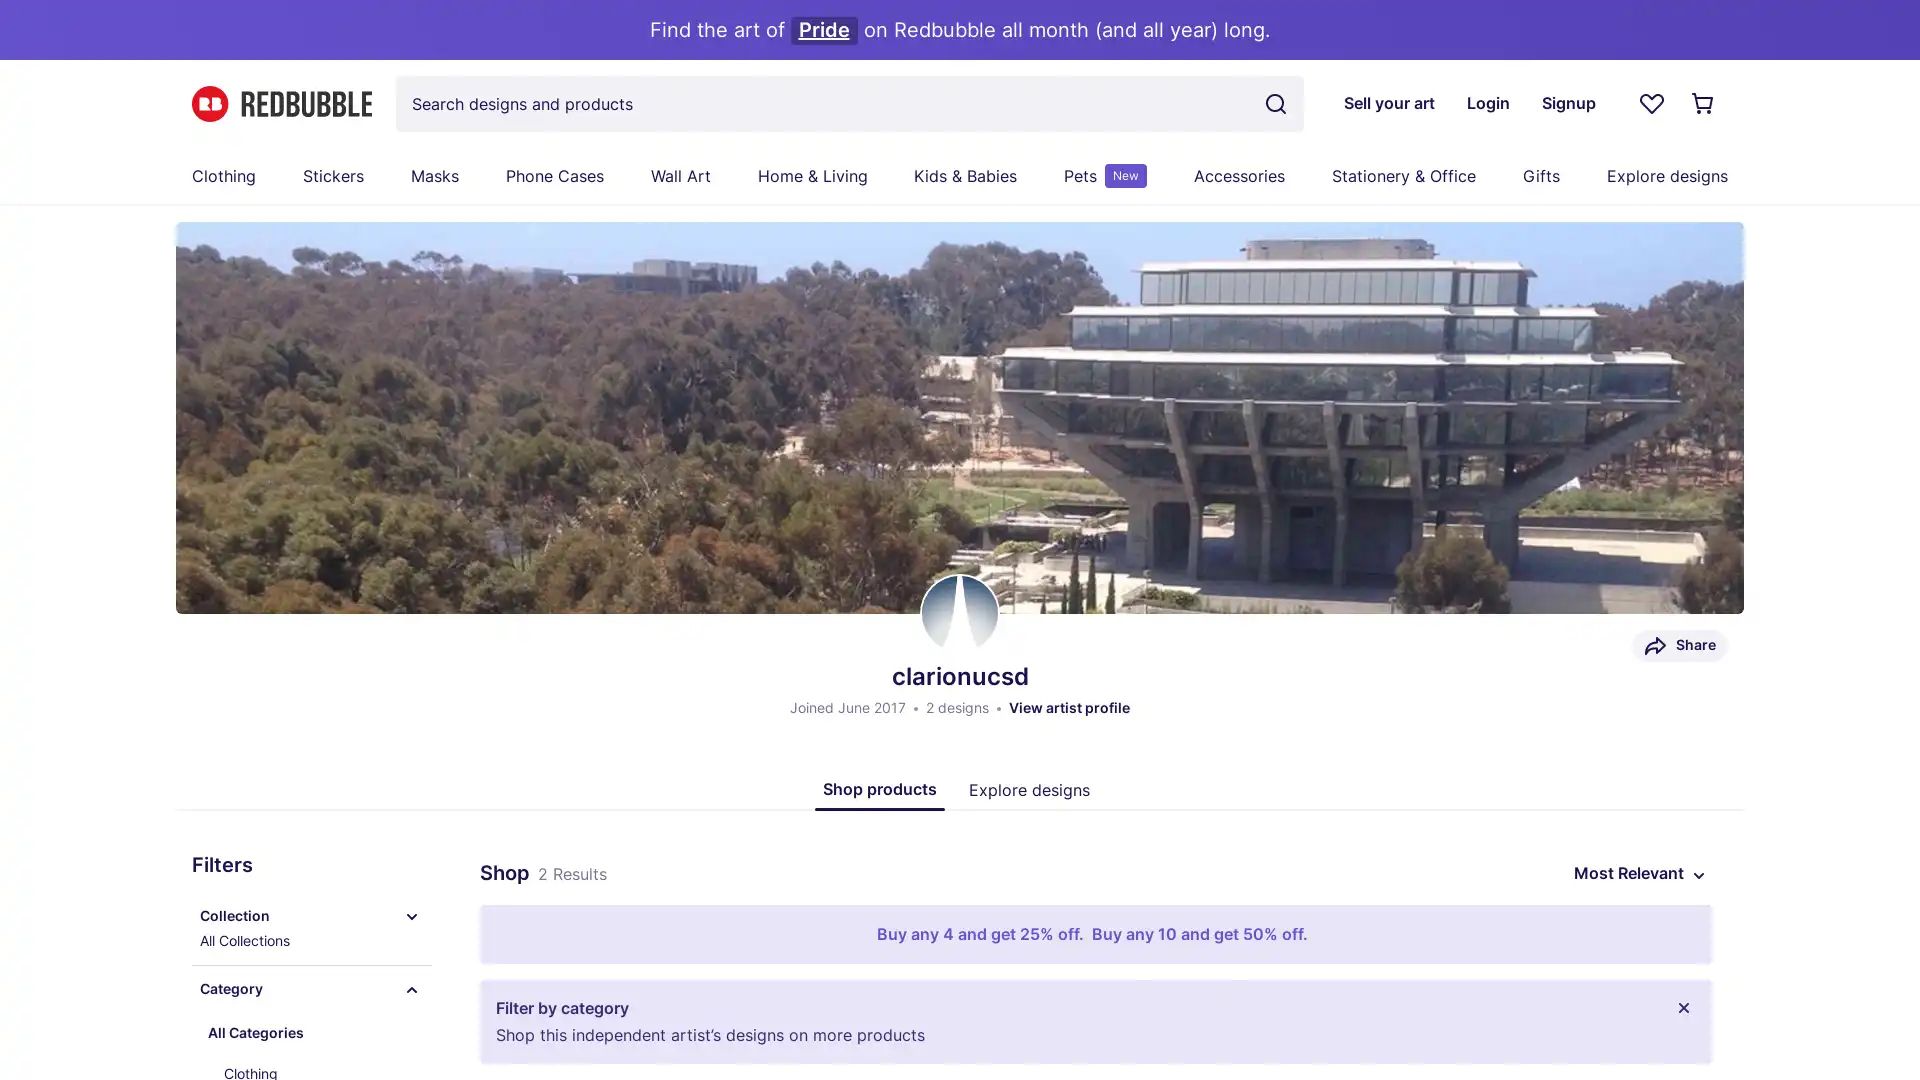 The image size is (1920, 1080). I want to click on All Categories, so click(311, 1033).